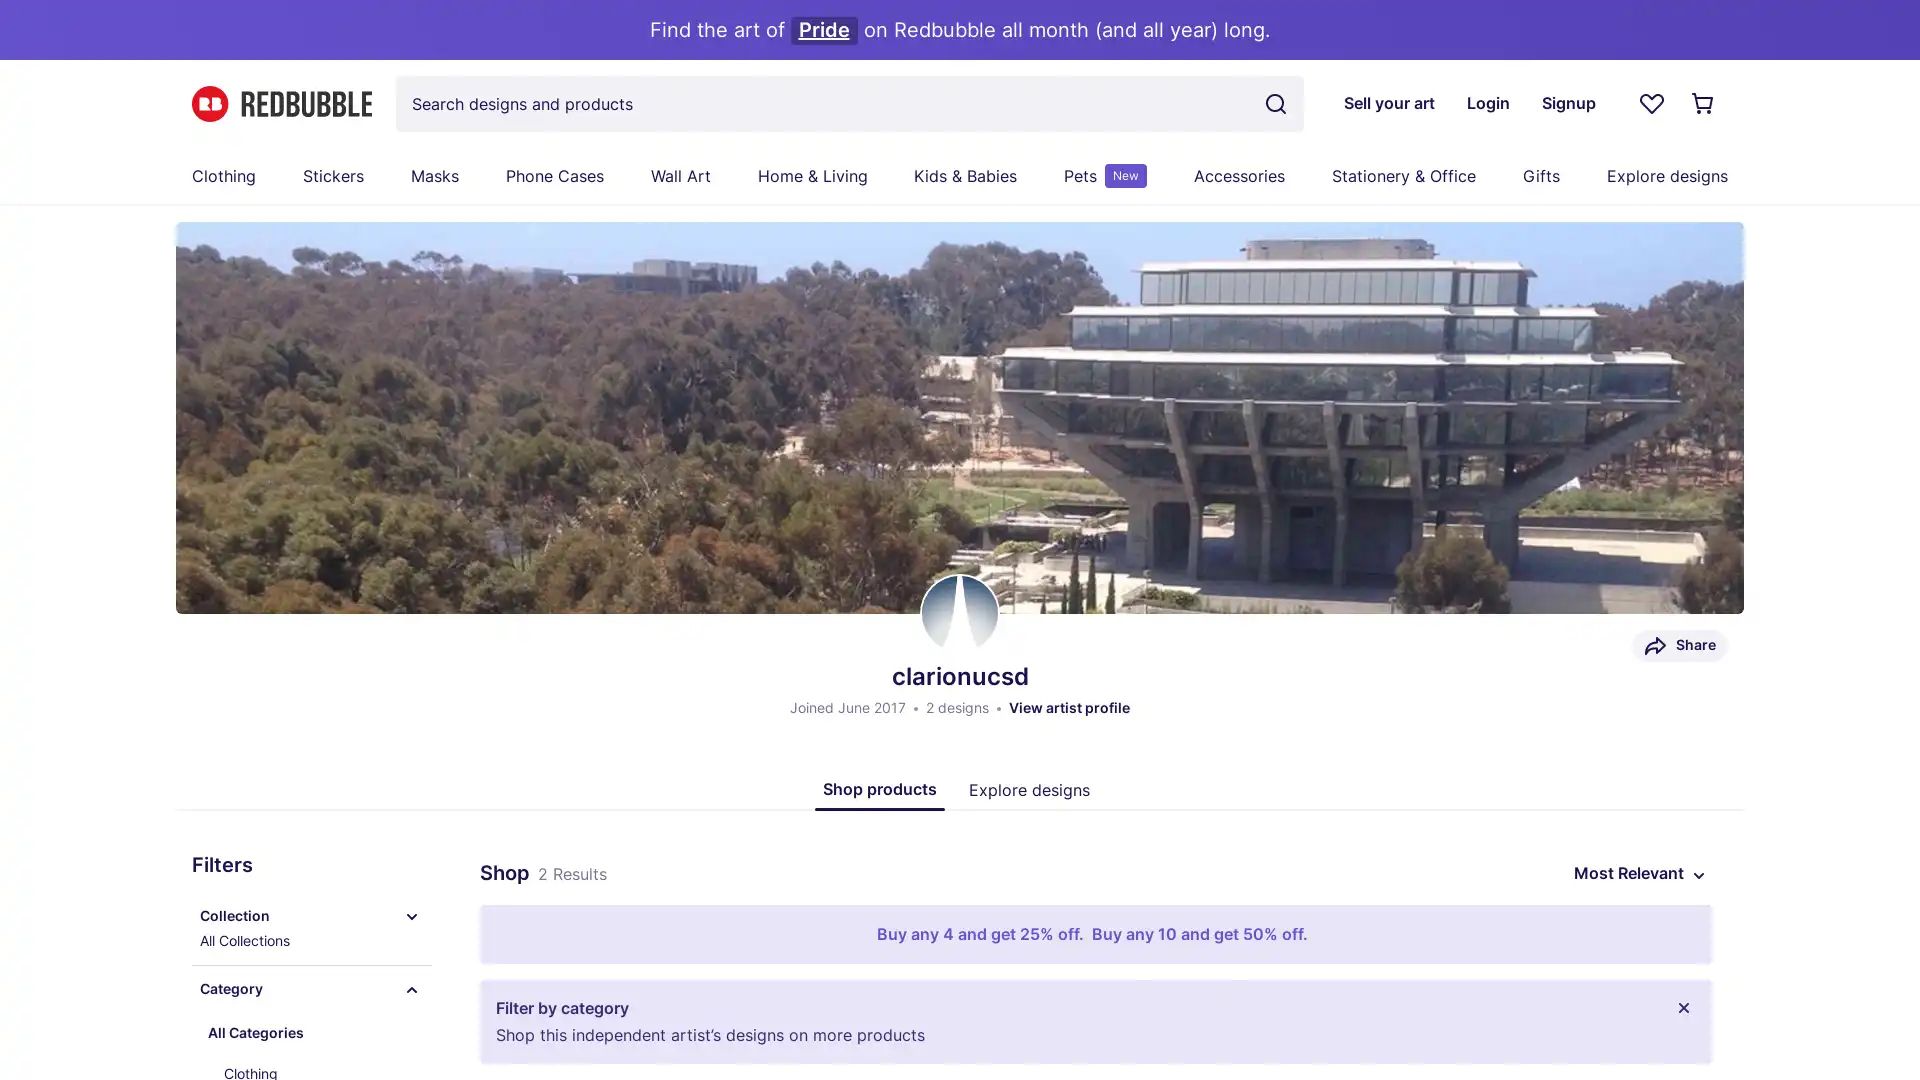 The image size is (1920, 1080). I want to click on All Categories, so click(311, 1033).